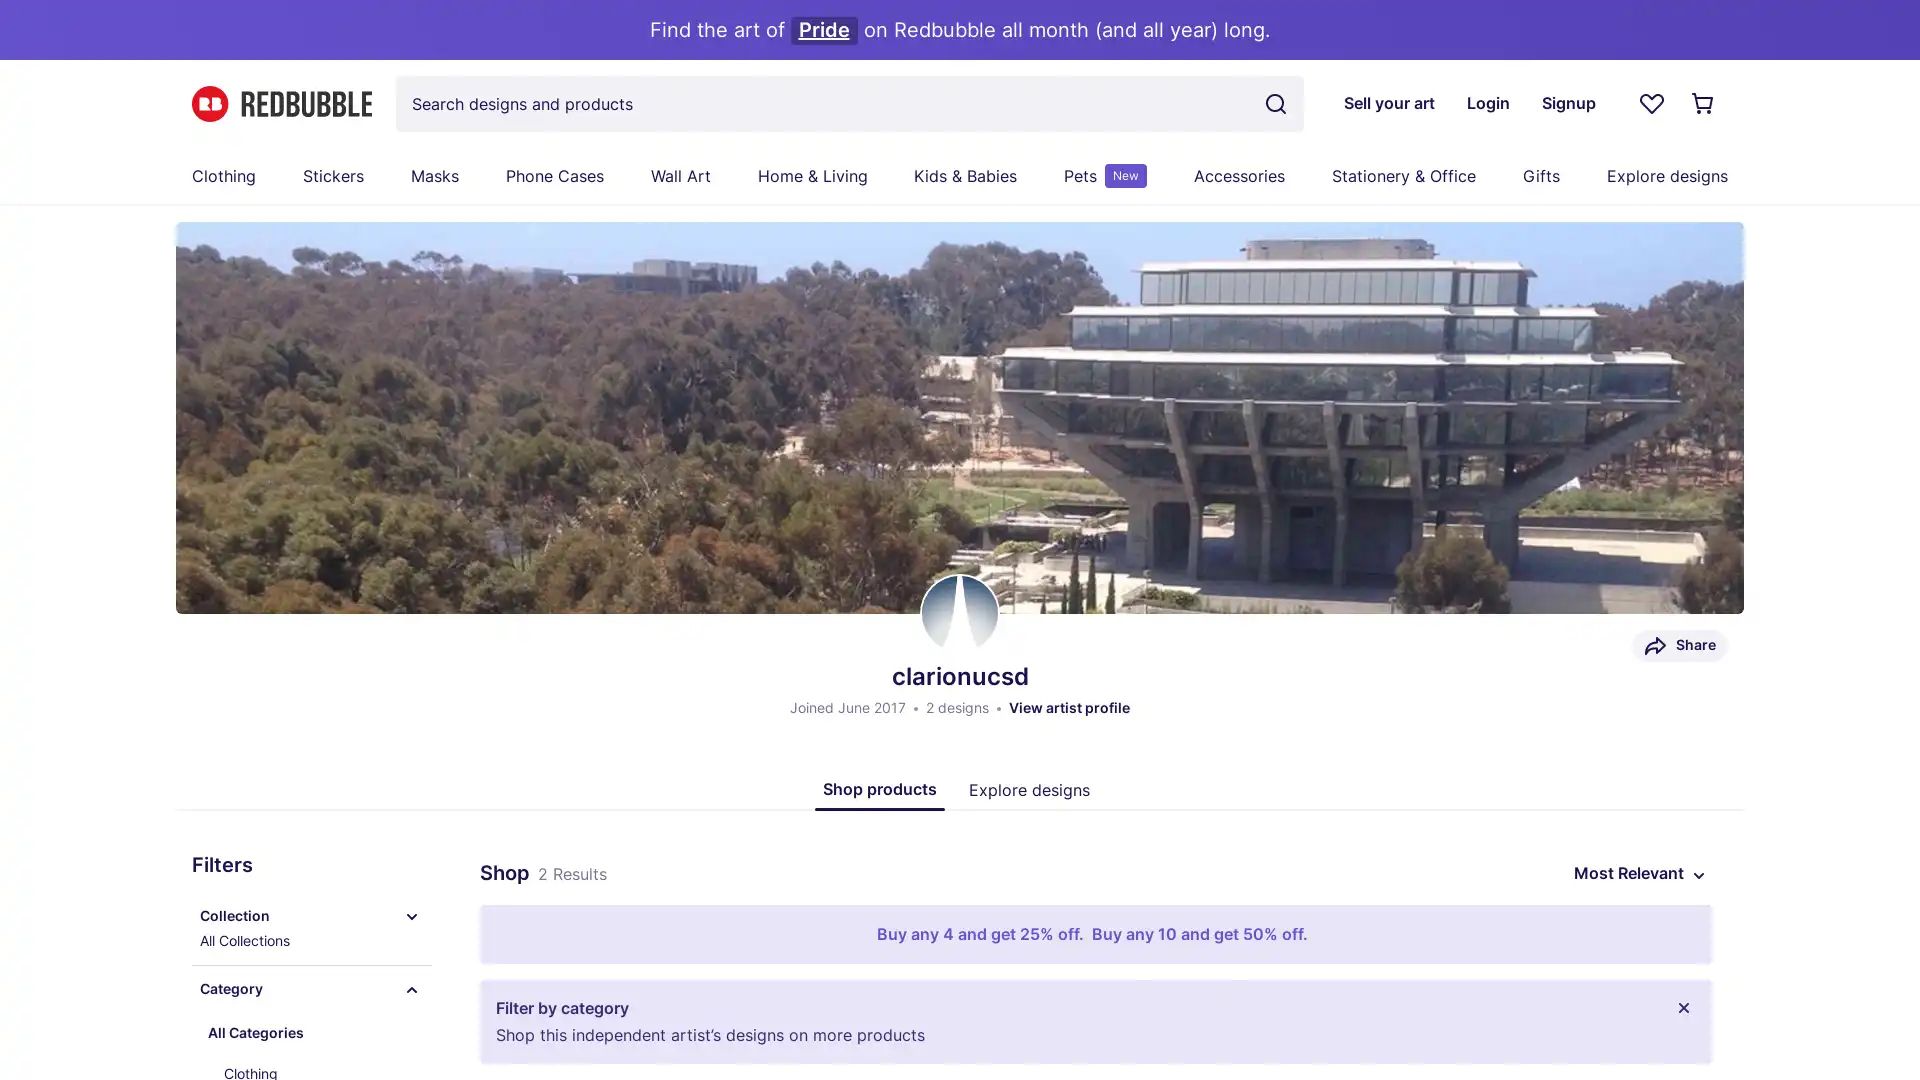 The image size is (1920, 1080). I want to click on All Categories, so click(311, 1033).